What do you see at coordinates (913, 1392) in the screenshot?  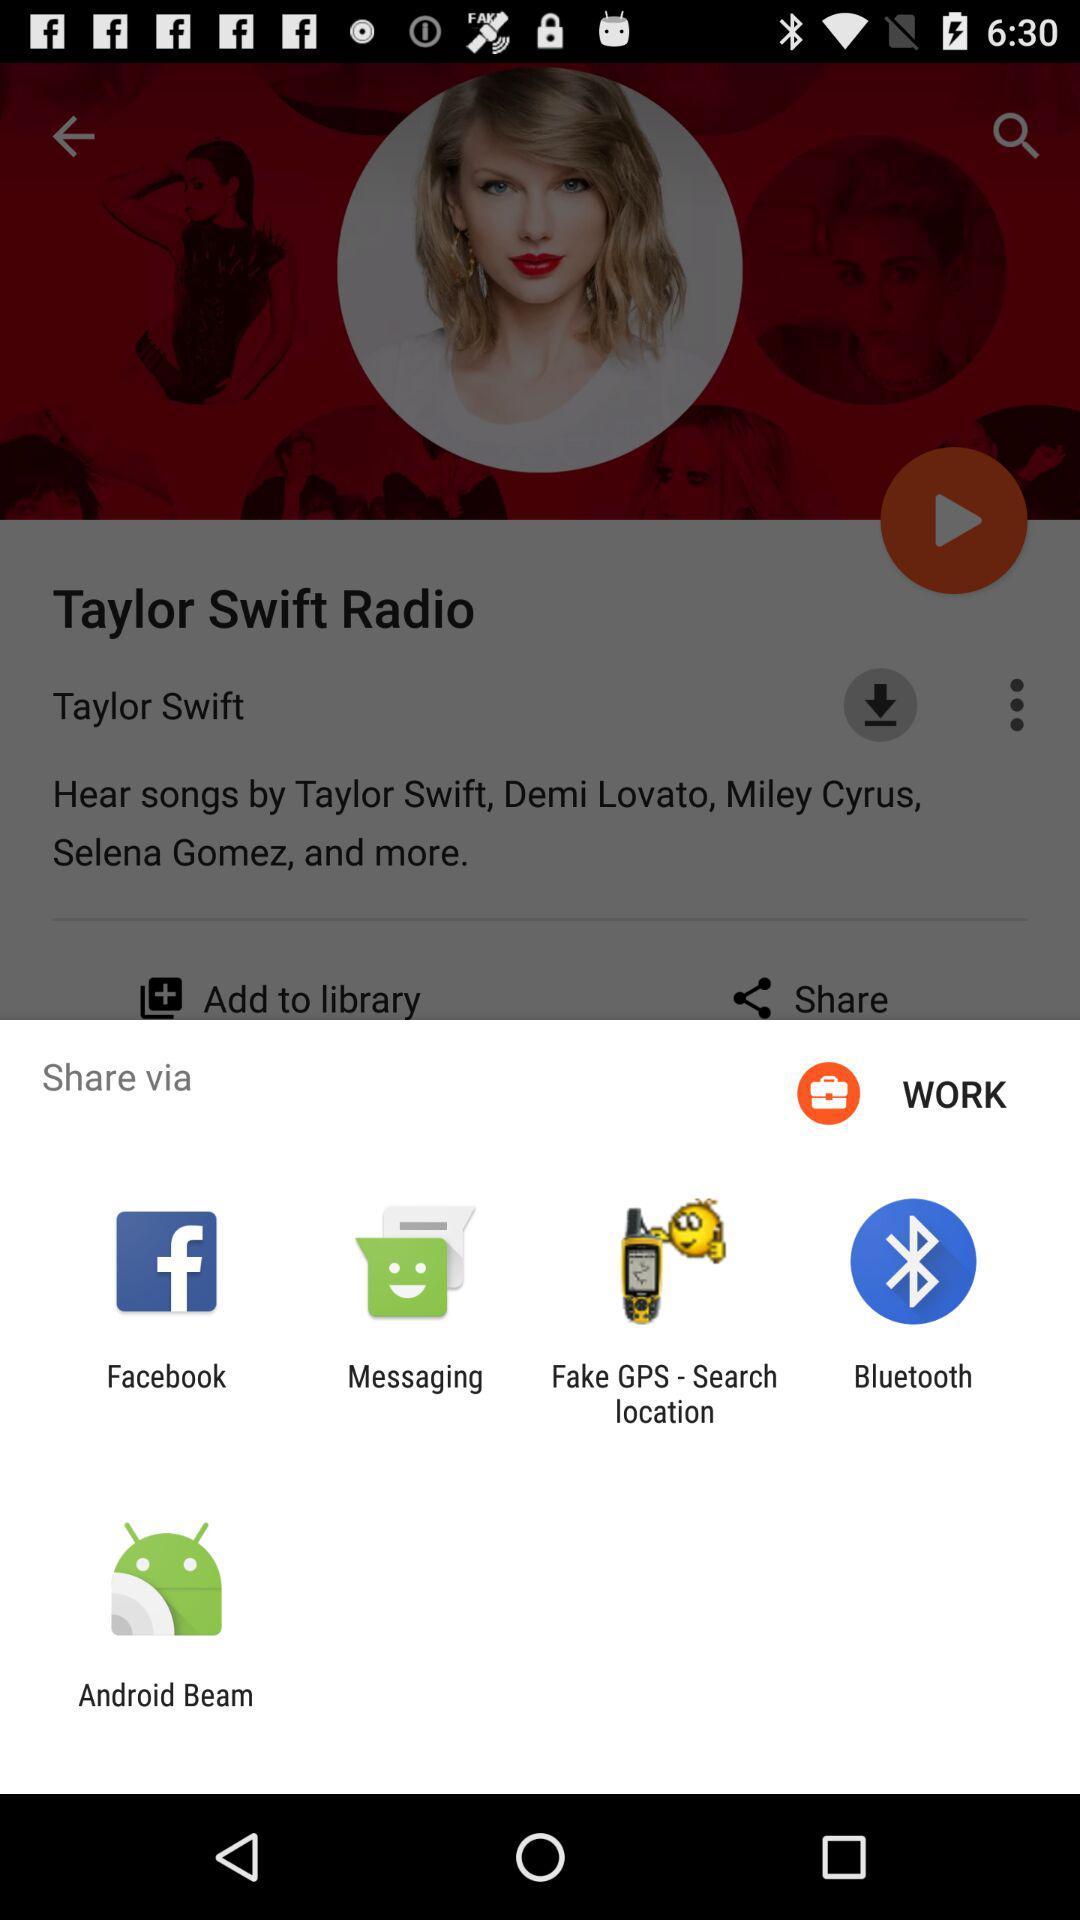 I see `bluetooth app` at bounding box center [913, 1392].